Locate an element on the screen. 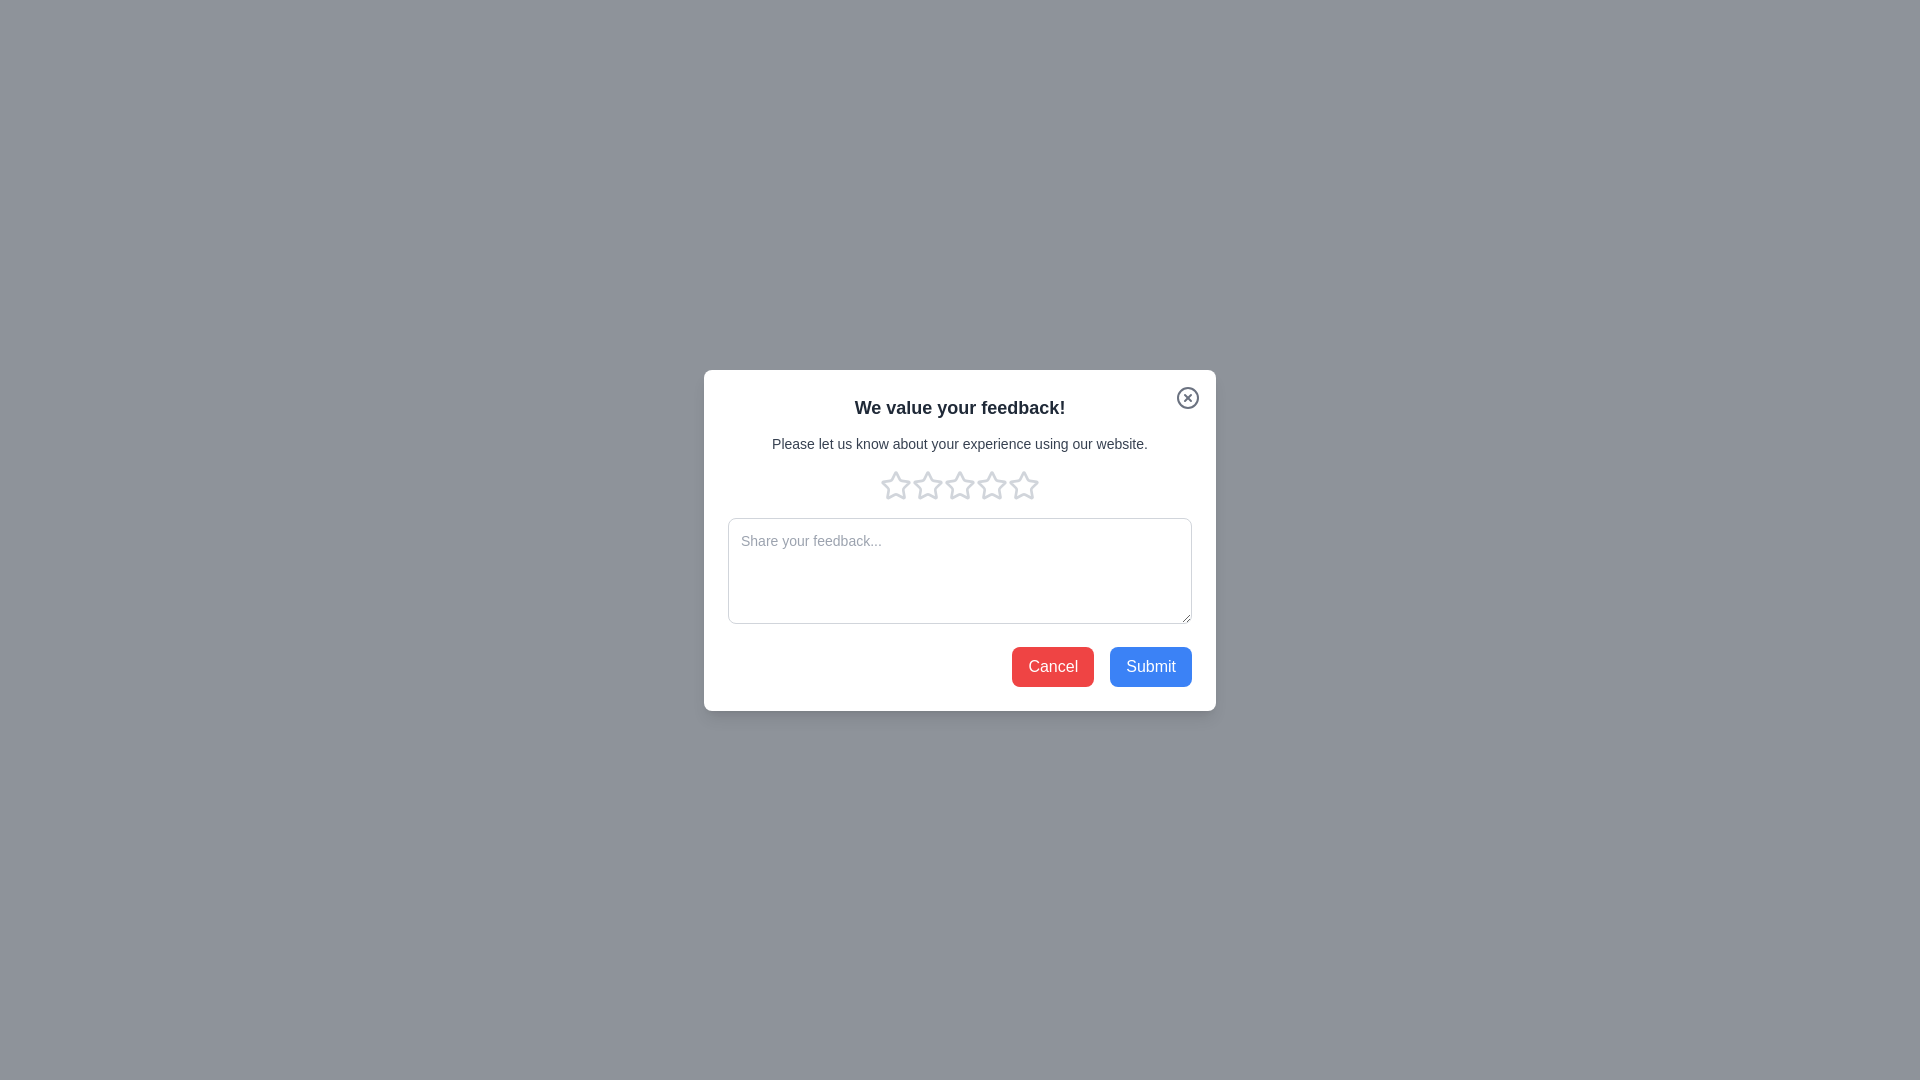 Image resolution: width=1920 pixels, height=1080 pixels. close button at the top-right corner of the dialog is located at coordinates (1188, 397).